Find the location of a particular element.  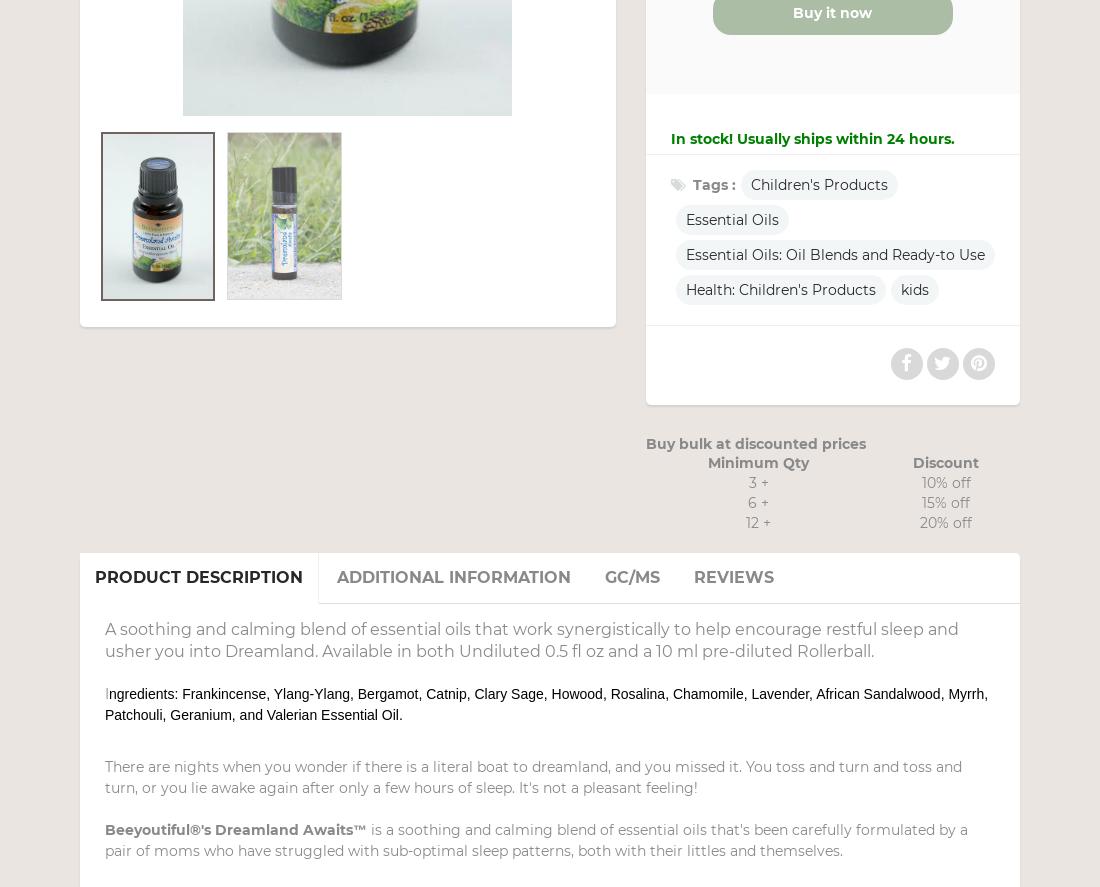

'Essential Oils: Oil Blends and Ready-to Use' is located at coordinates (684, 254).